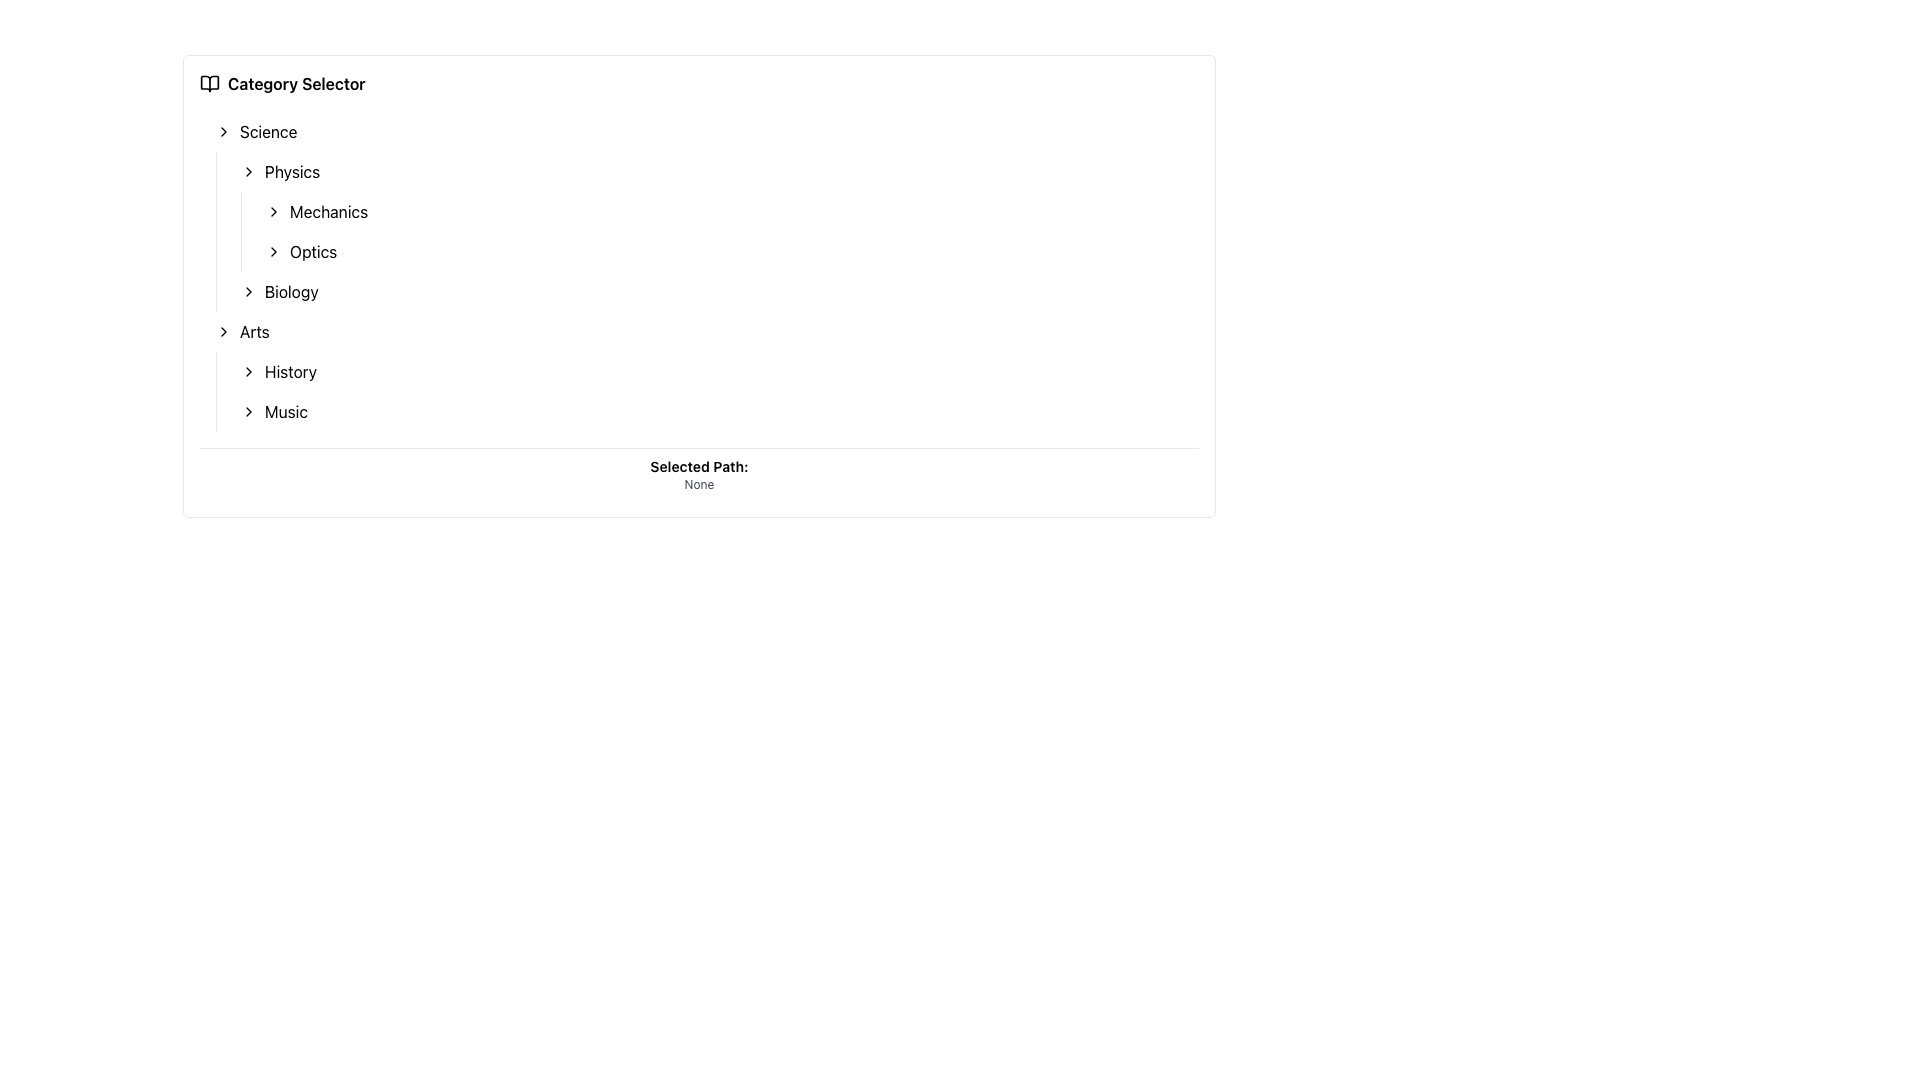  What do you see at coordinates (248, 371) in the screenshot?
I see `the chevron icon indicating the collapsible 'History' section in the 'Arts' category` at bounding box center [248, 371].